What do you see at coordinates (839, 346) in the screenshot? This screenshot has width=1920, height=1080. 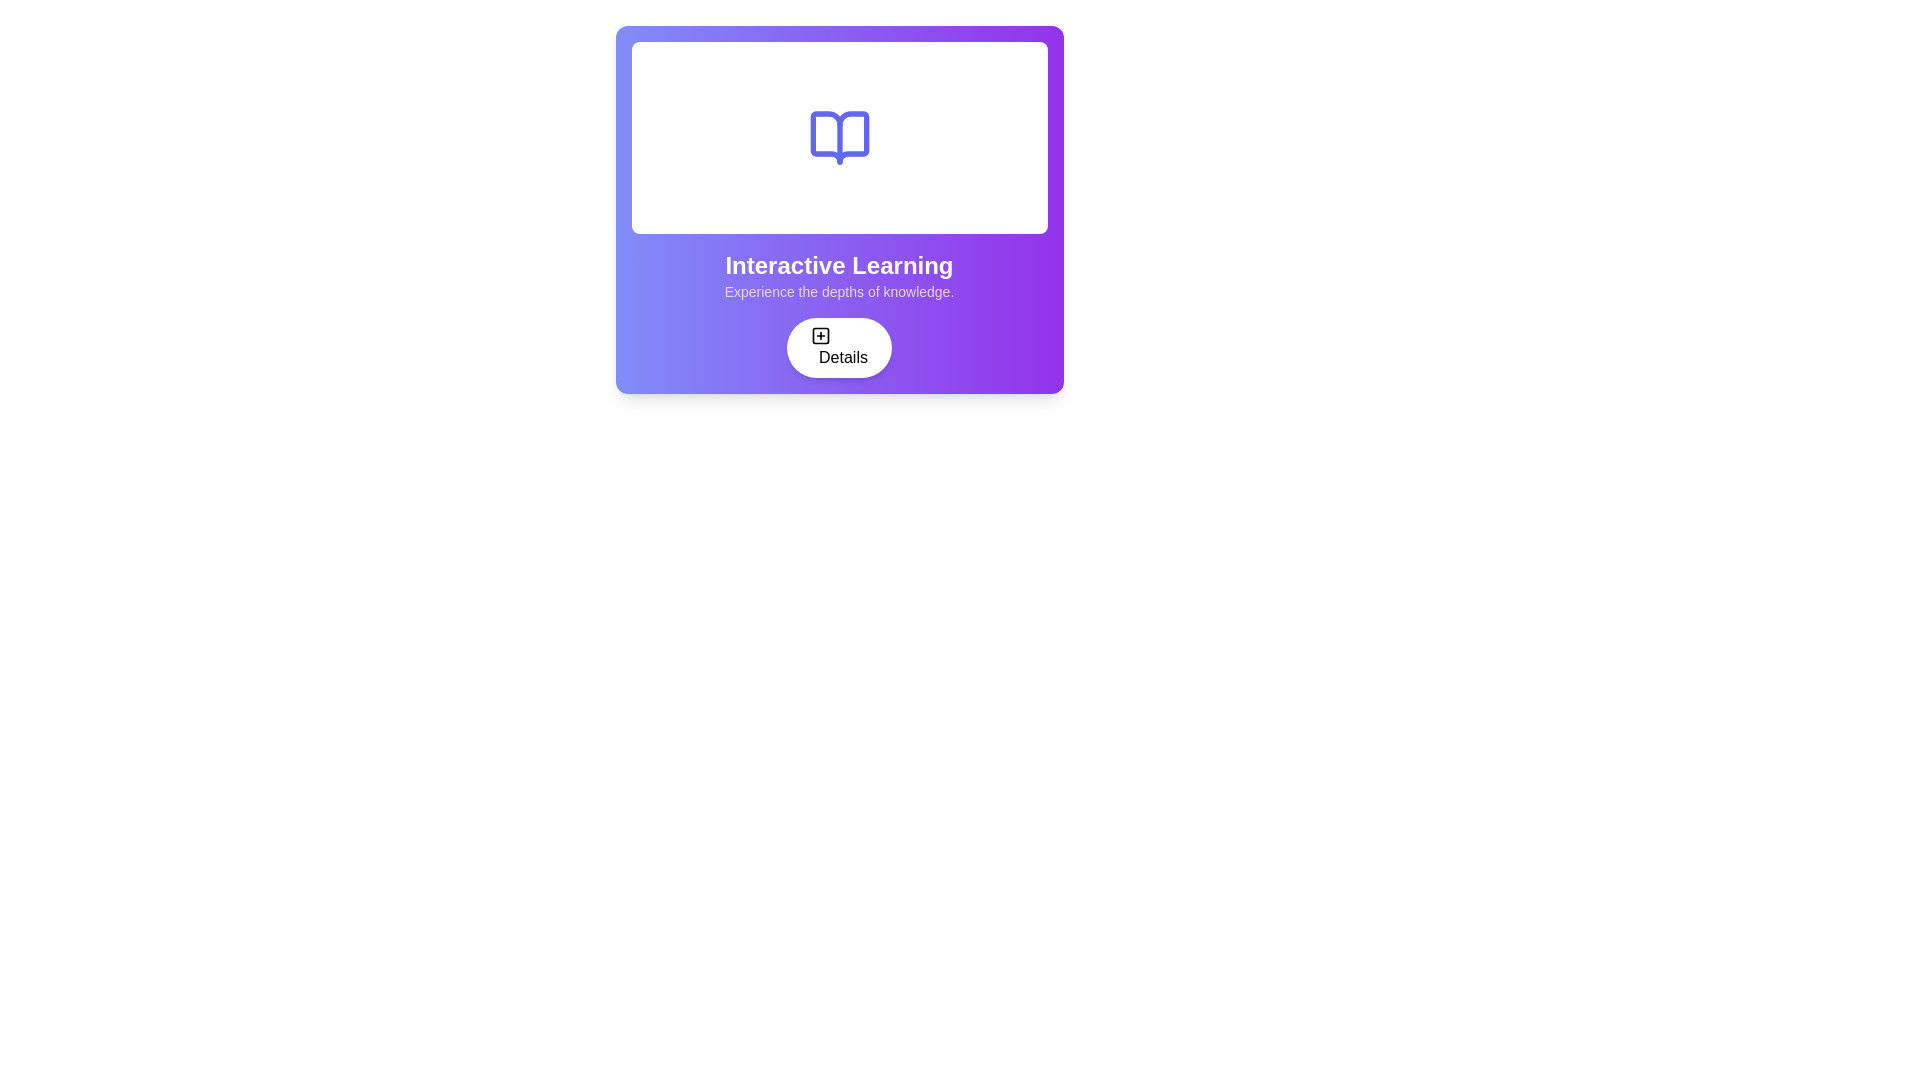 I see `the button located below the text 'Interactive Learning'` at bounding box center [839, 346].